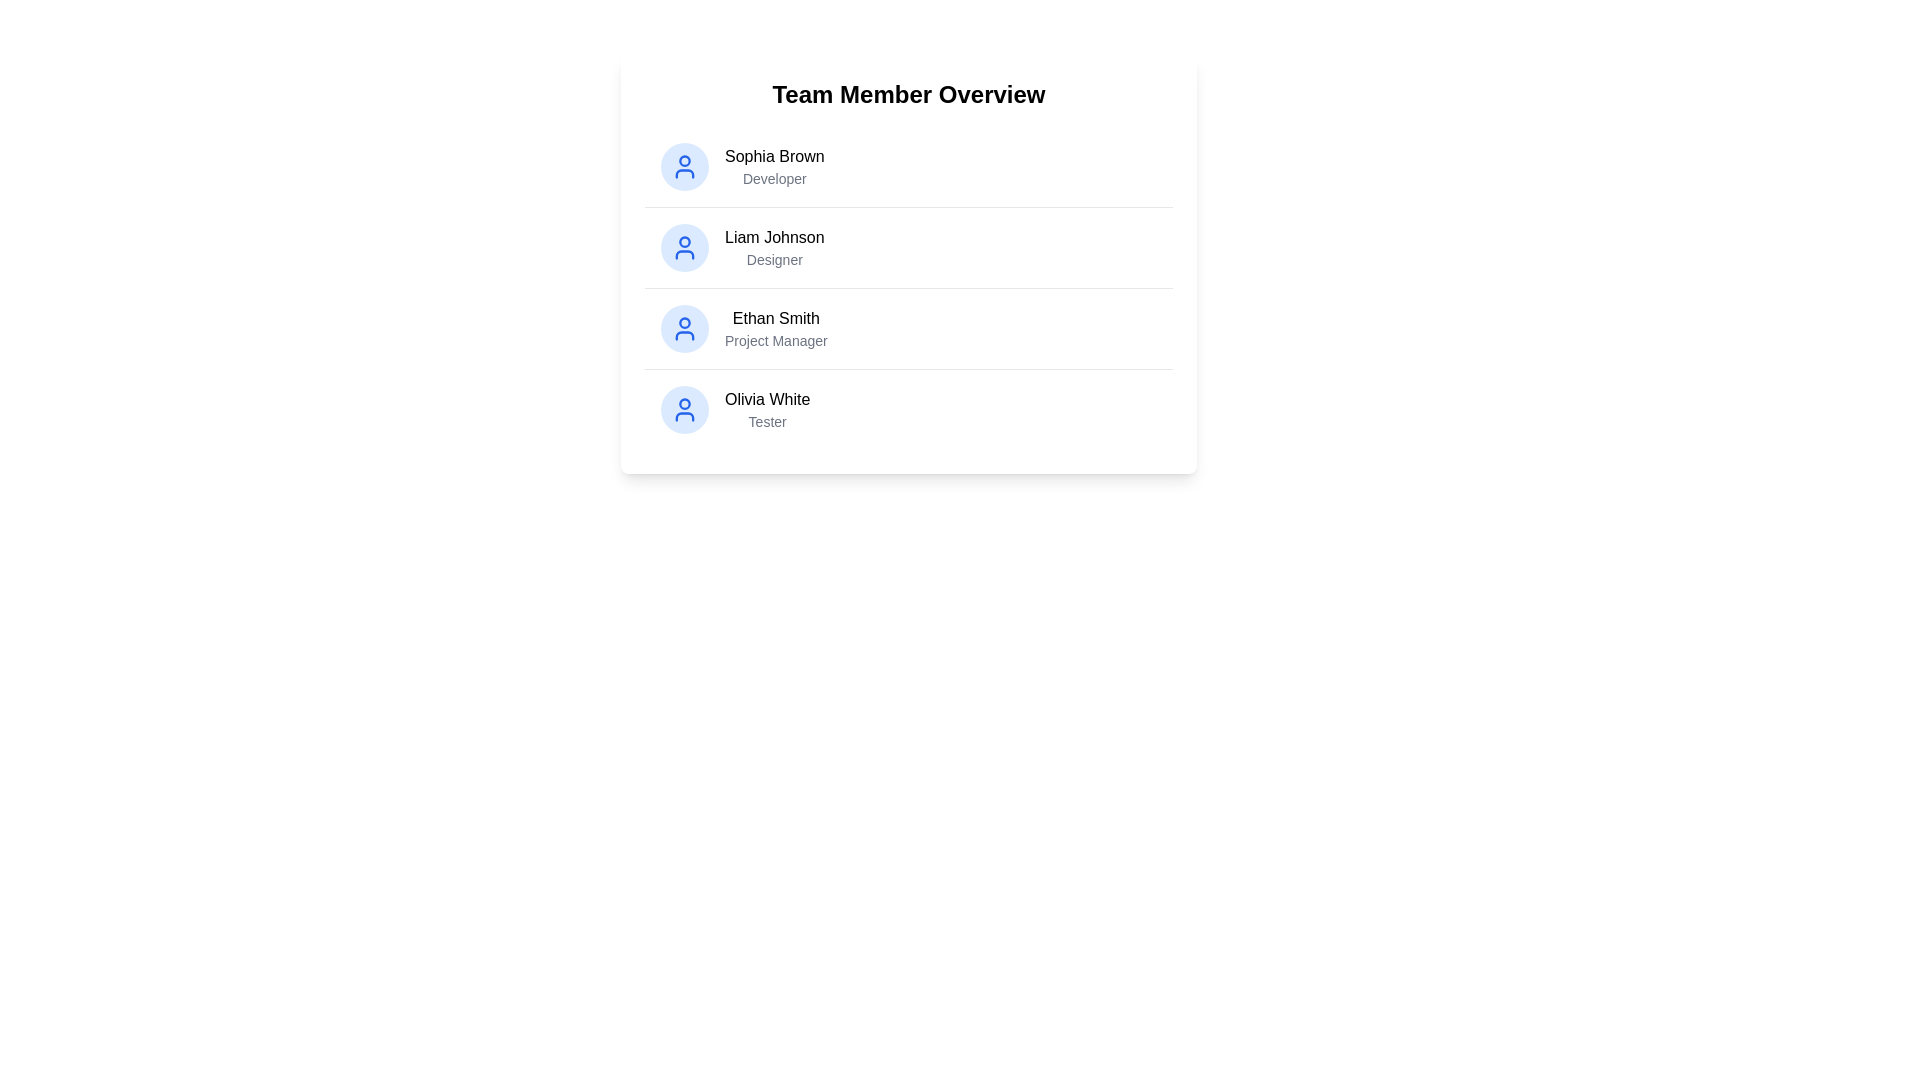  Describe the element at coordinates (685, 334) in the screenshot. I see `the graphical icon representing a person, which is part of the 'Project Manager' entry for 'Ethan Smith' in the 'Team Member Overview'` at that location.